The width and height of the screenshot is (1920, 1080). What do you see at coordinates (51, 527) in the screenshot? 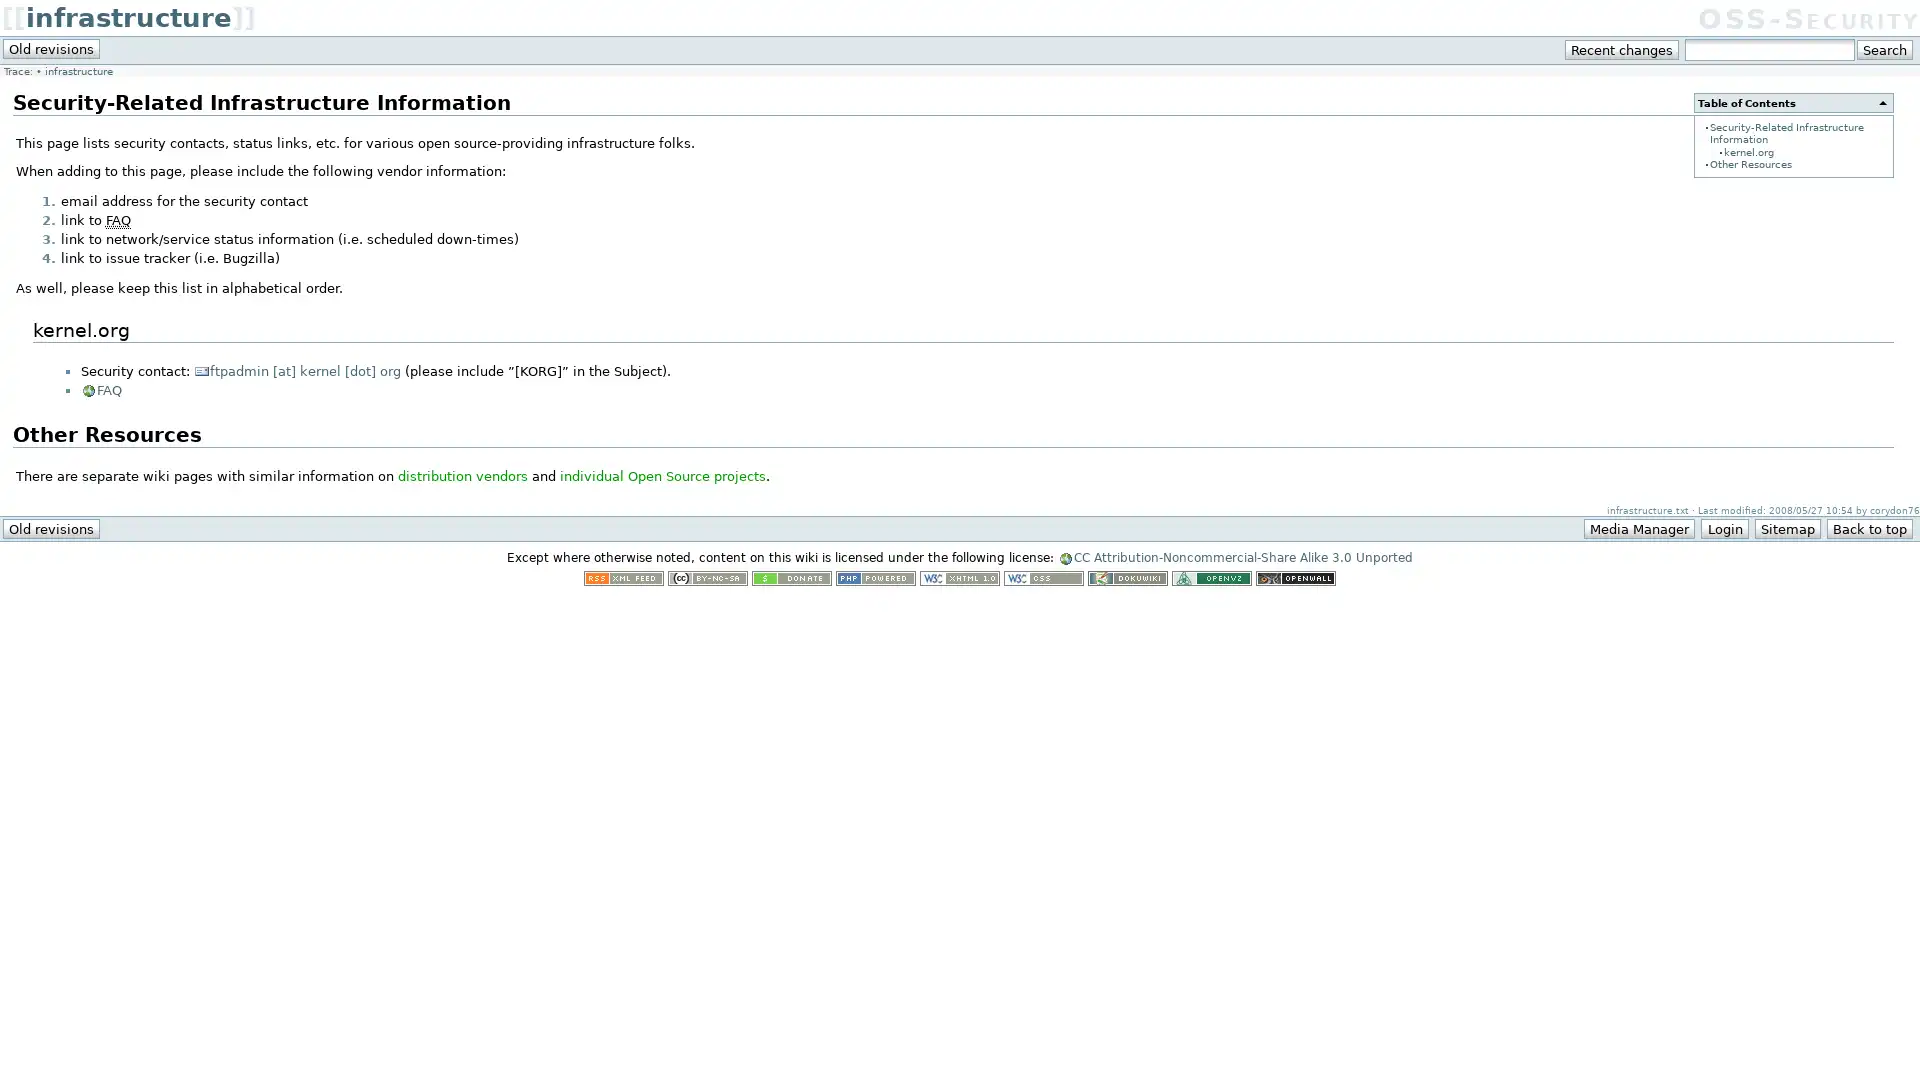
I see `Old revisions` at bounding box center [51, 527].